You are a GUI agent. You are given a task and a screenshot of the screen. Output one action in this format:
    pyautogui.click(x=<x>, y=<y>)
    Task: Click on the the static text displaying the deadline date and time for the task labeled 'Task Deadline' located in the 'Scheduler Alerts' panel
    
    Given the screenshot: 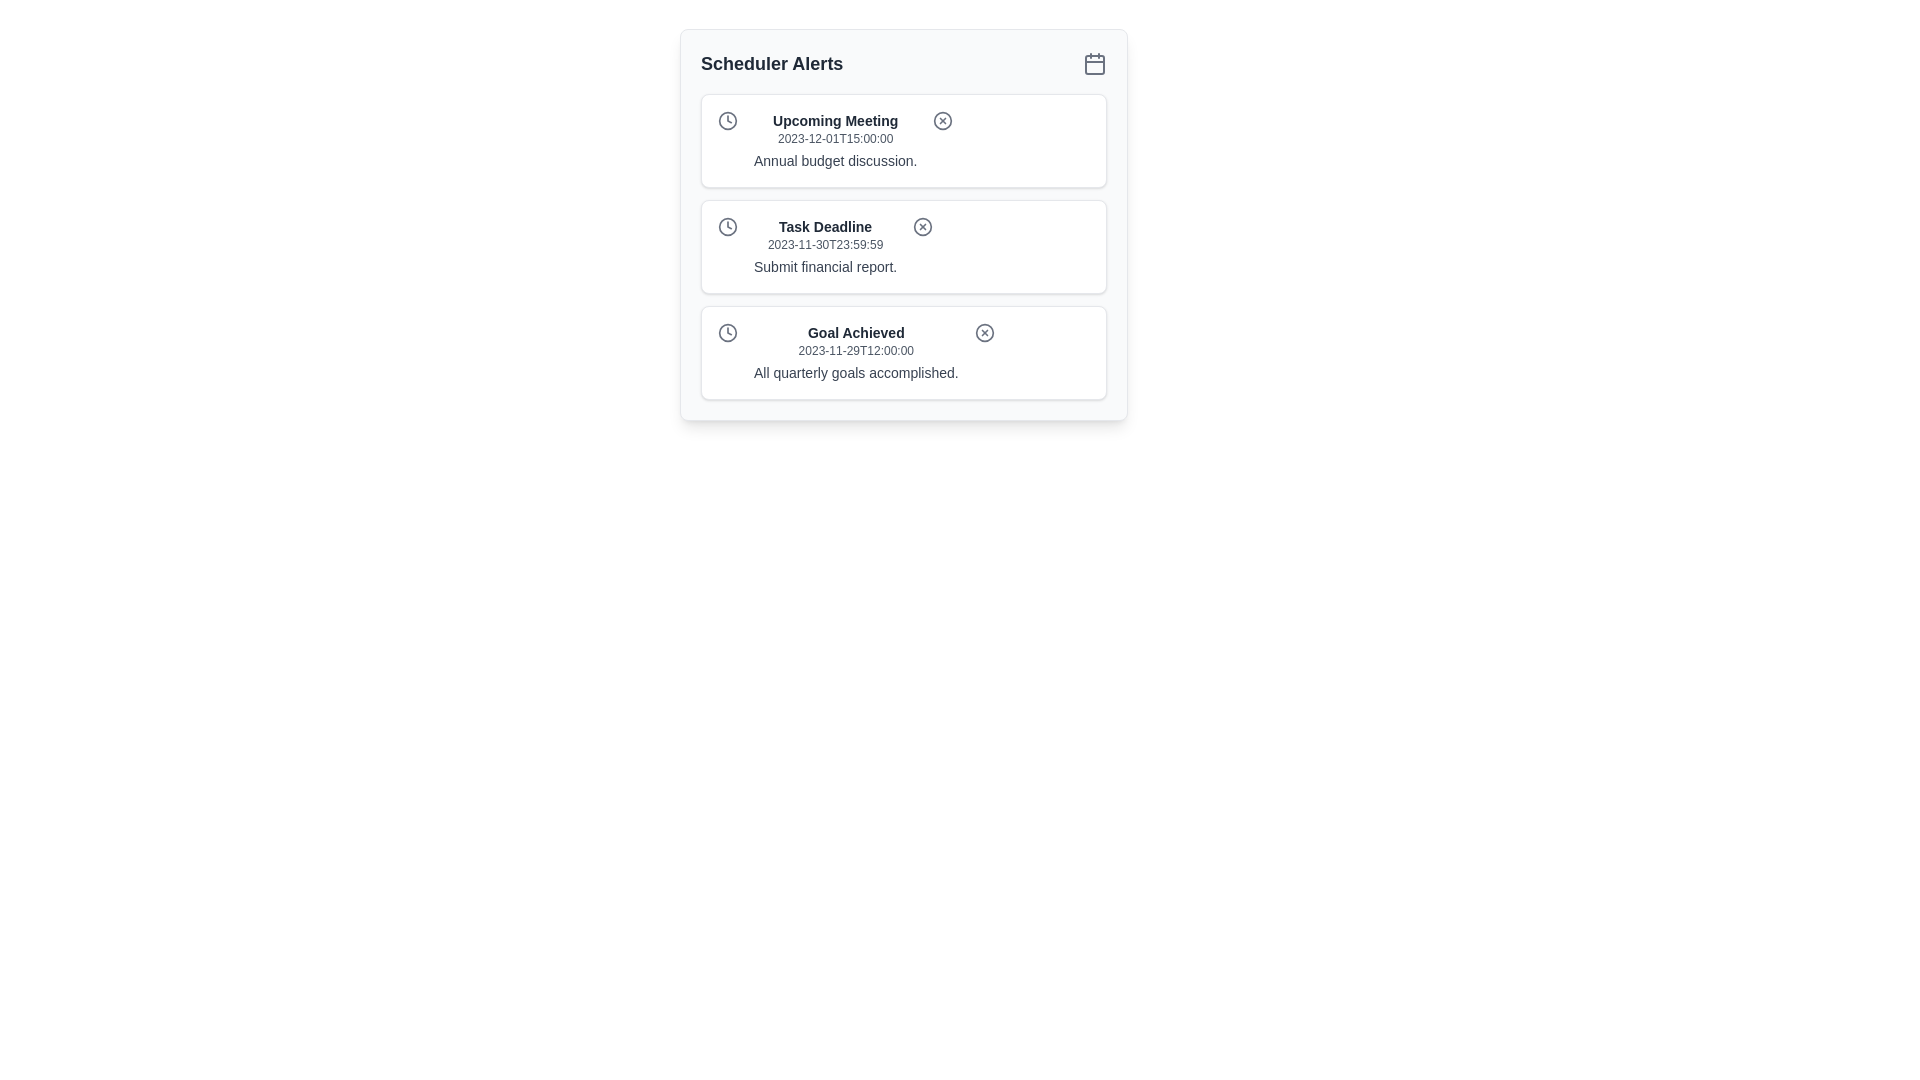 What is the action you would take?
    pyautogui.click(x=825, y=244)
    